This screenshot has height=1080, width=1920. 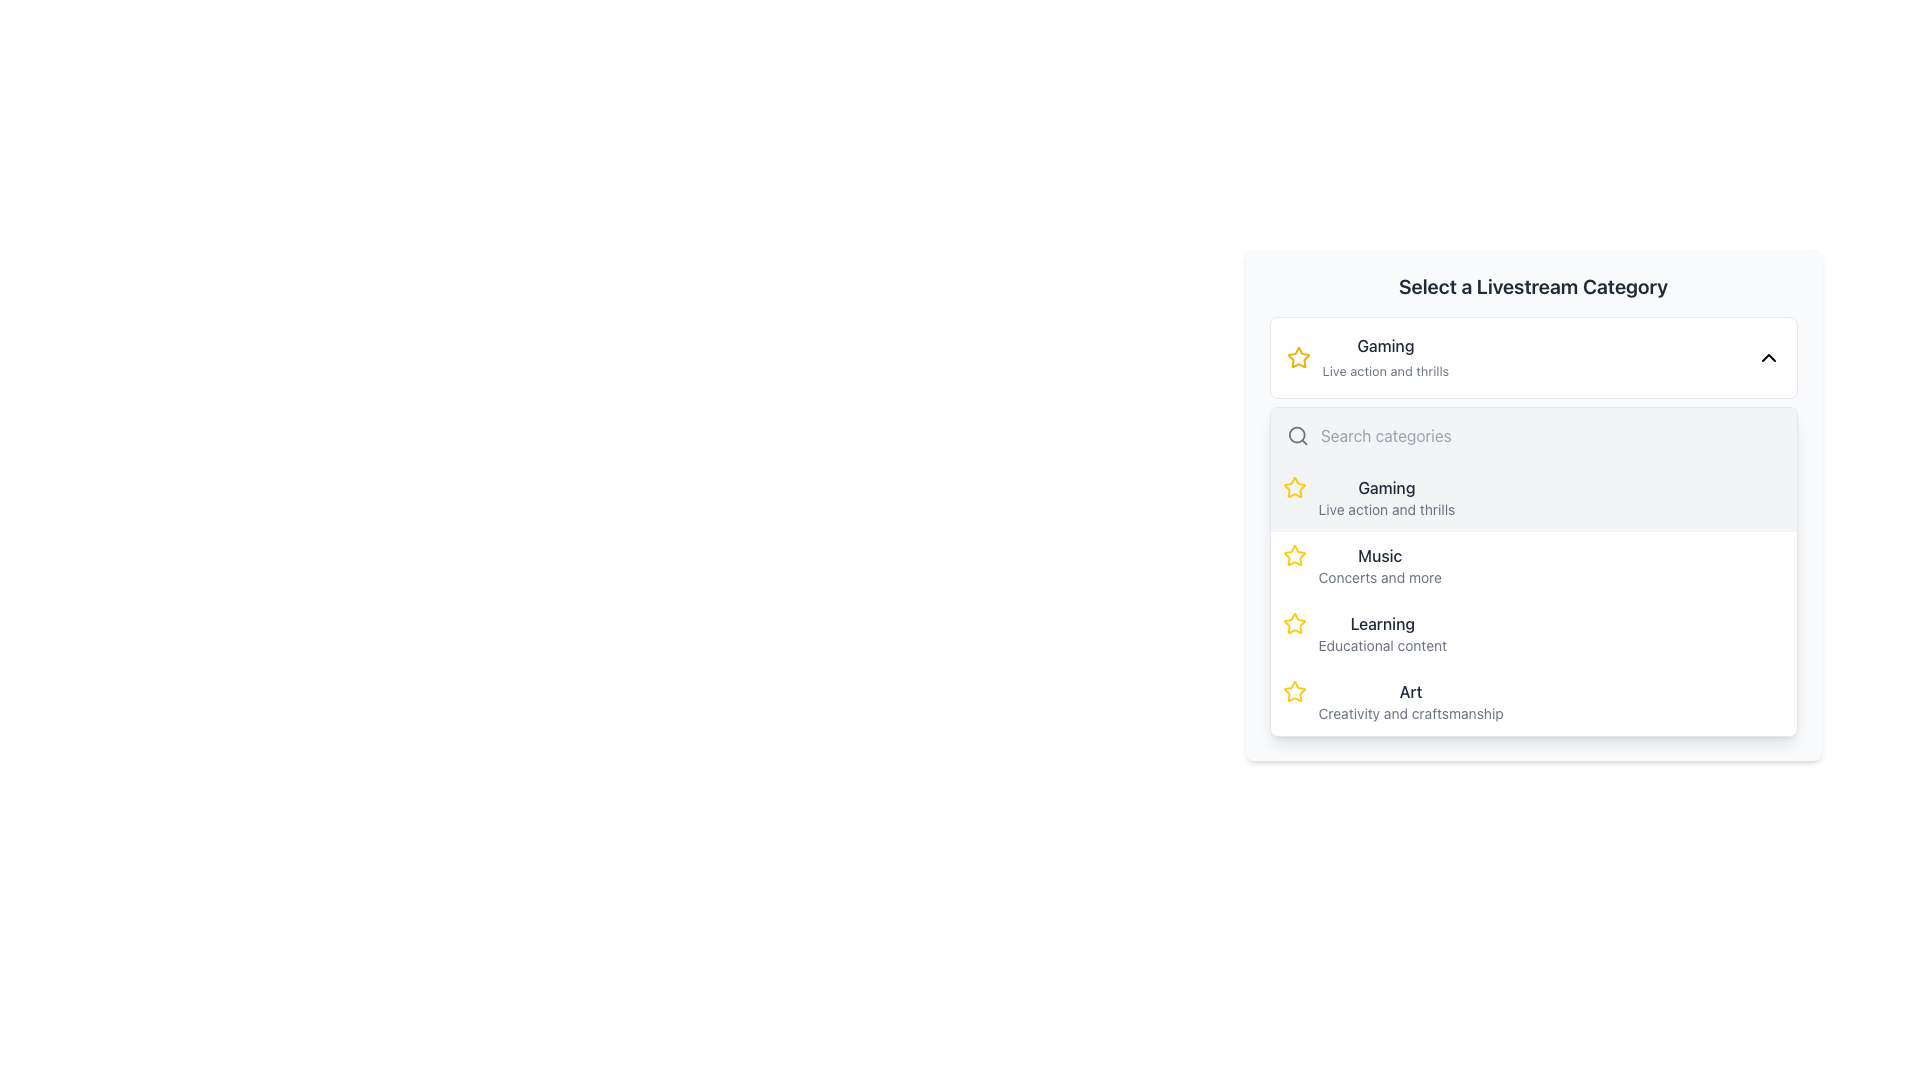 What do you see at coordinates (1296, 434) in the screenshot?
I see `the inner circle of the magnifying glass icon located within the search bar of the drop-down menu` at bounding box center [1296, 434].